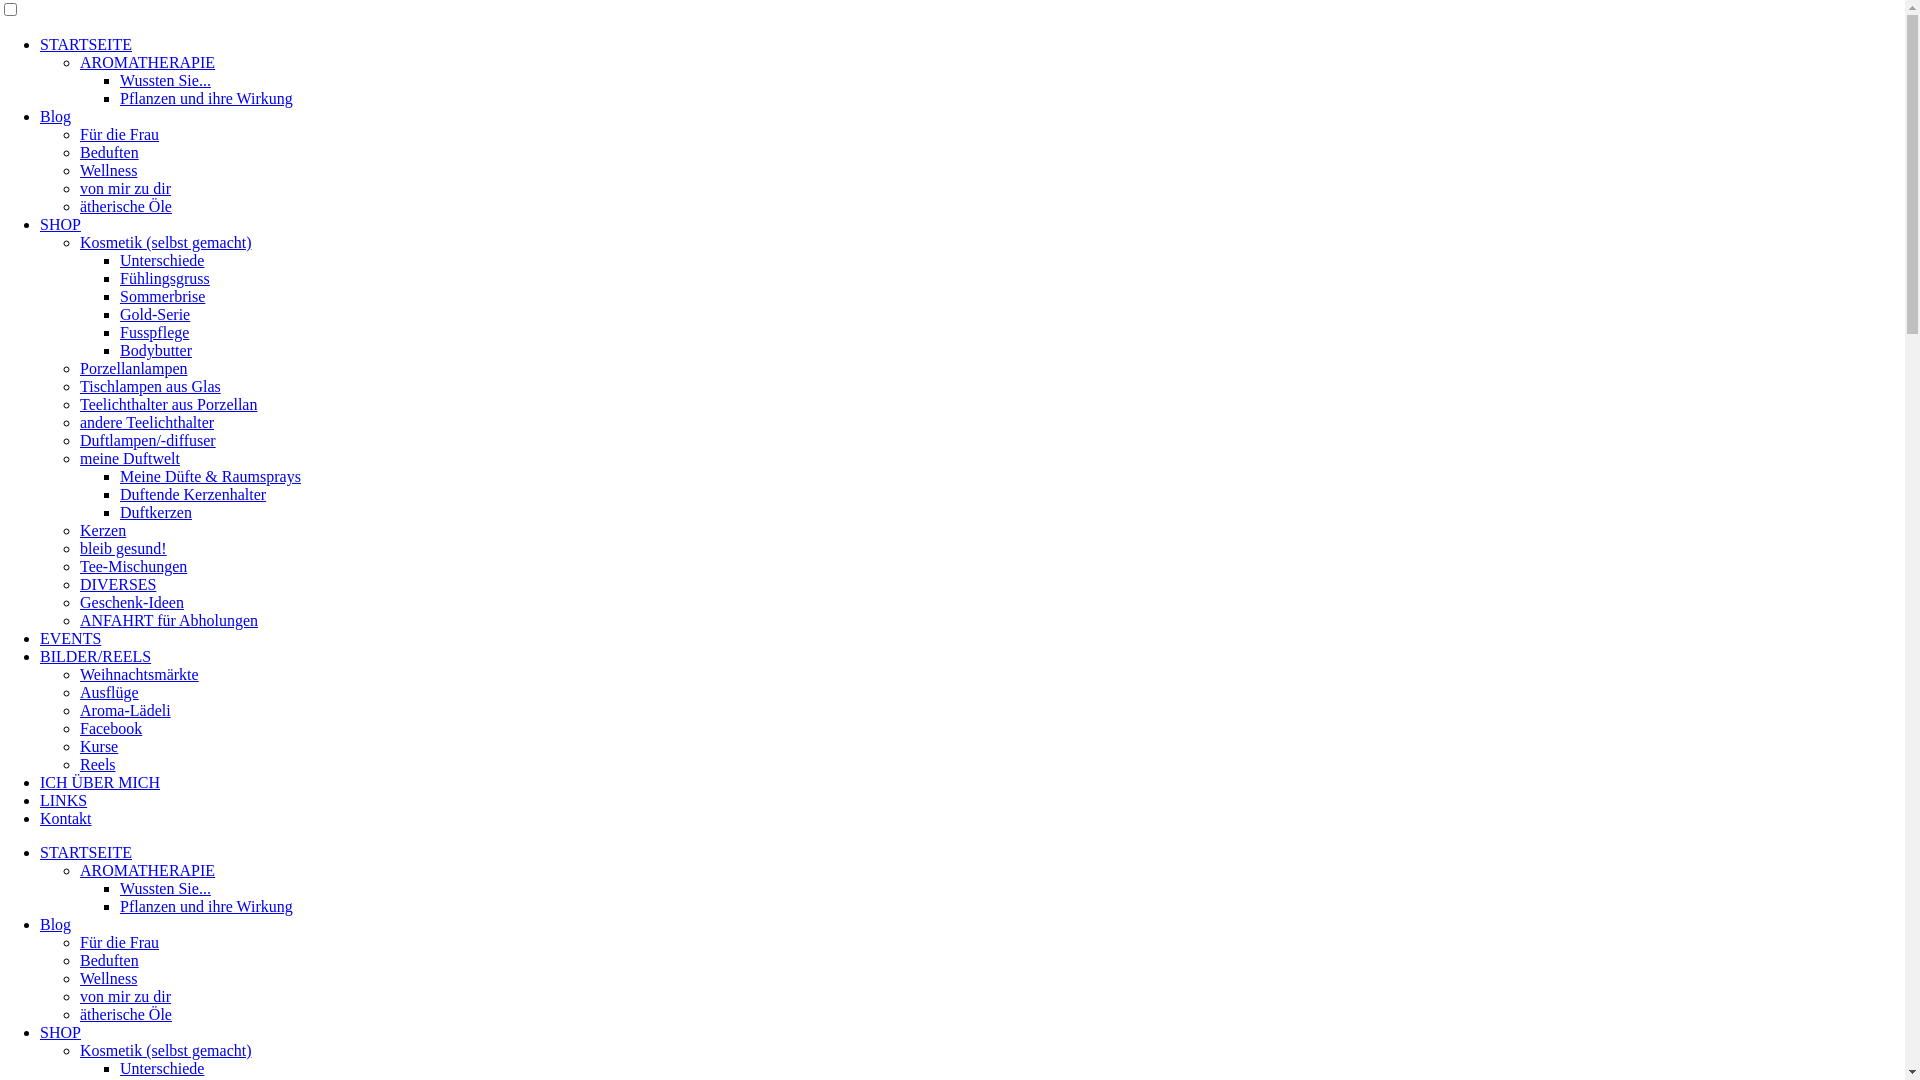 This screenshot has width=1920, height=1080. Describe the element at coordinates (149, 386) in the screenshot. I see `'Tischlampen aus Glas'` at that location.